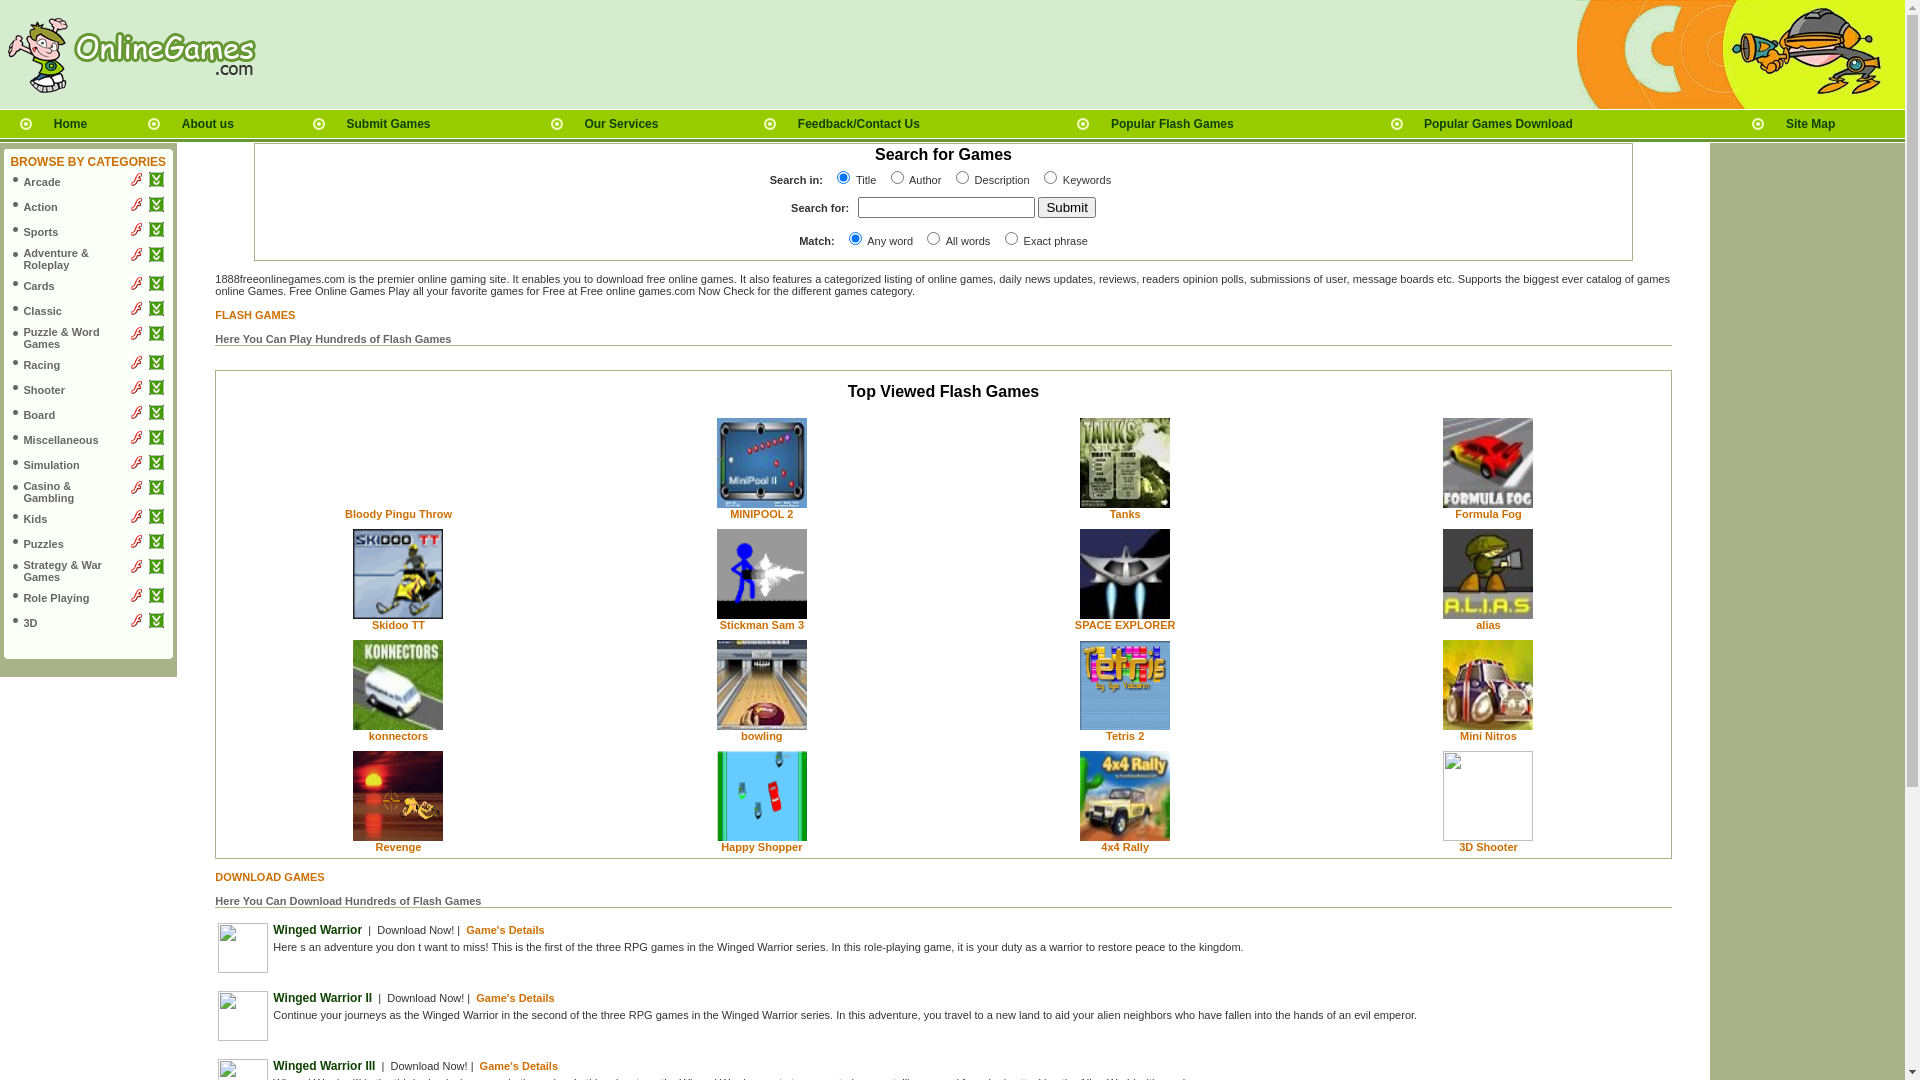 This screenshot has height=1080, width=1920. I want to click on 'Tetris 2', so click(1124, 736).